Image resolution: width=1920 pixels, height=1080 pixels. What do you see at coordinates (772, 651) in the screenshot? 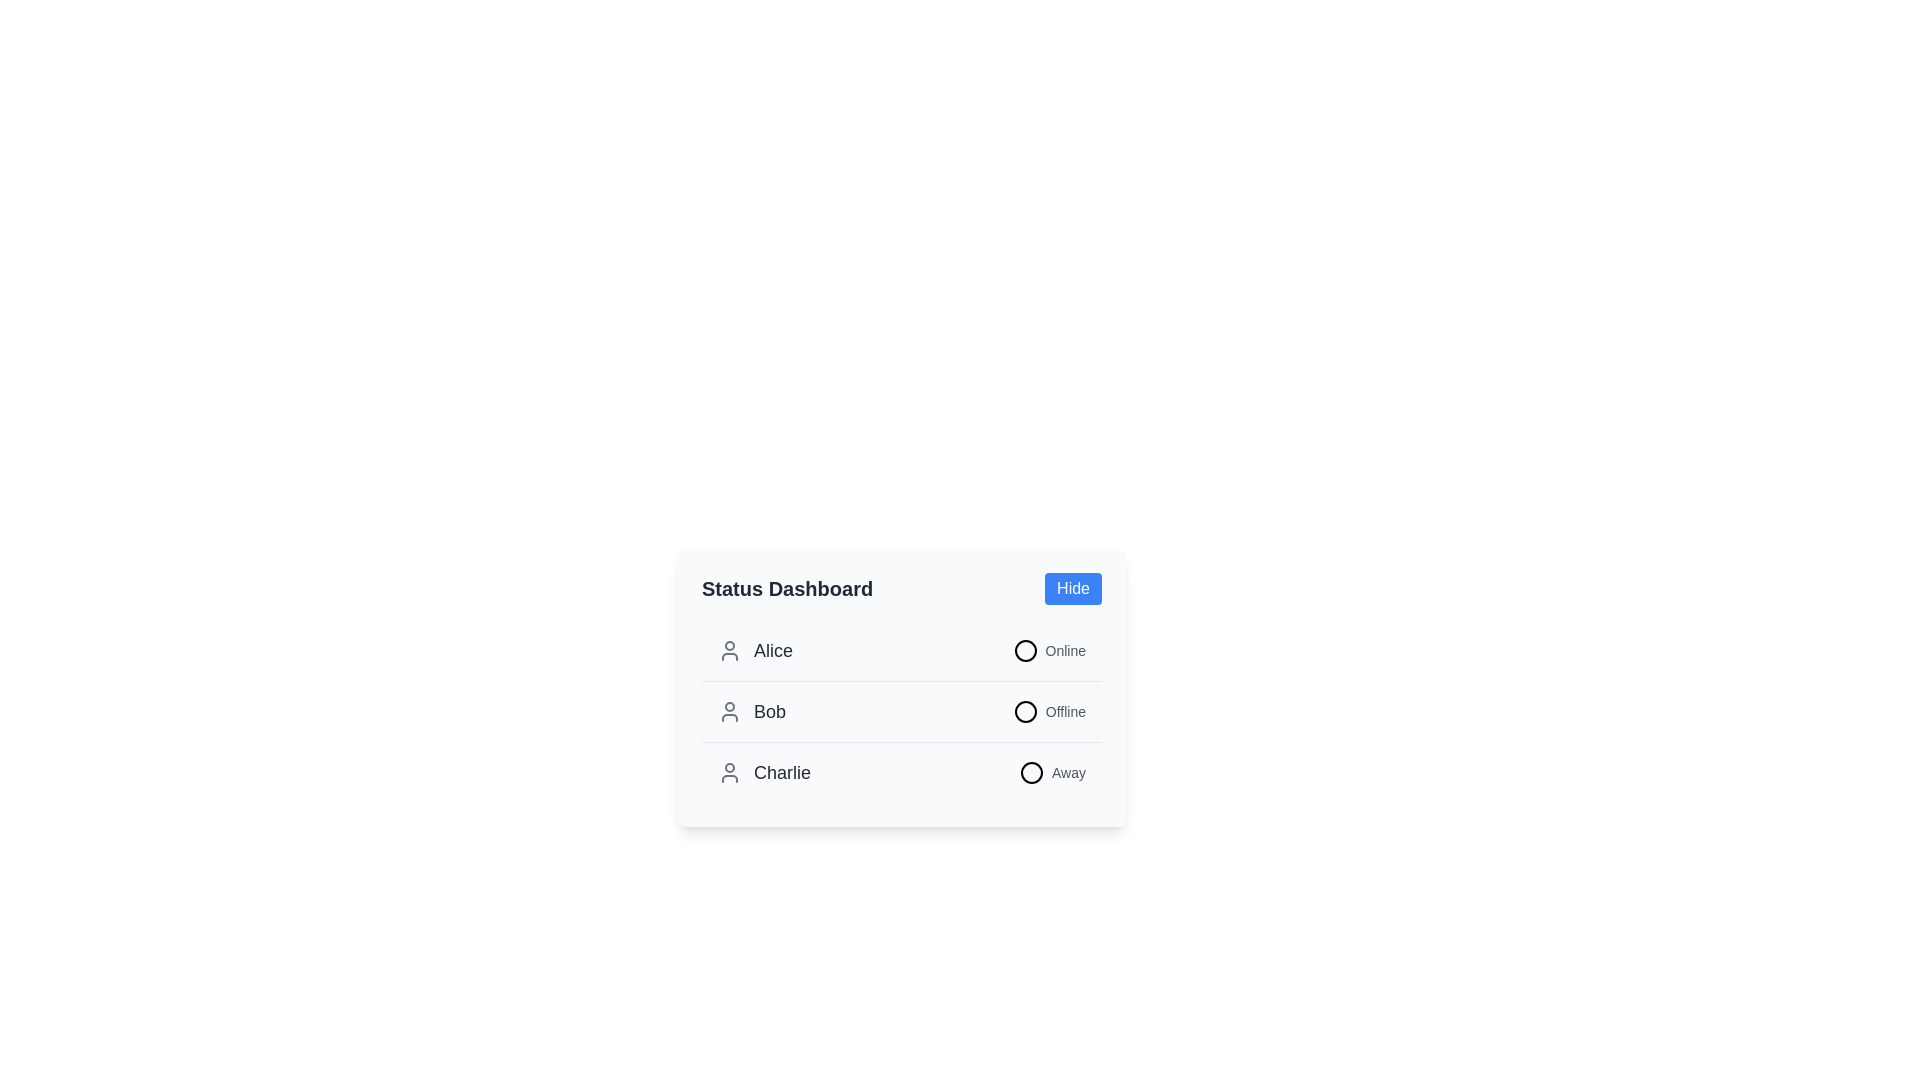
I see `the text element displaying the name 'Alice'` at bounding box center [772, 651].